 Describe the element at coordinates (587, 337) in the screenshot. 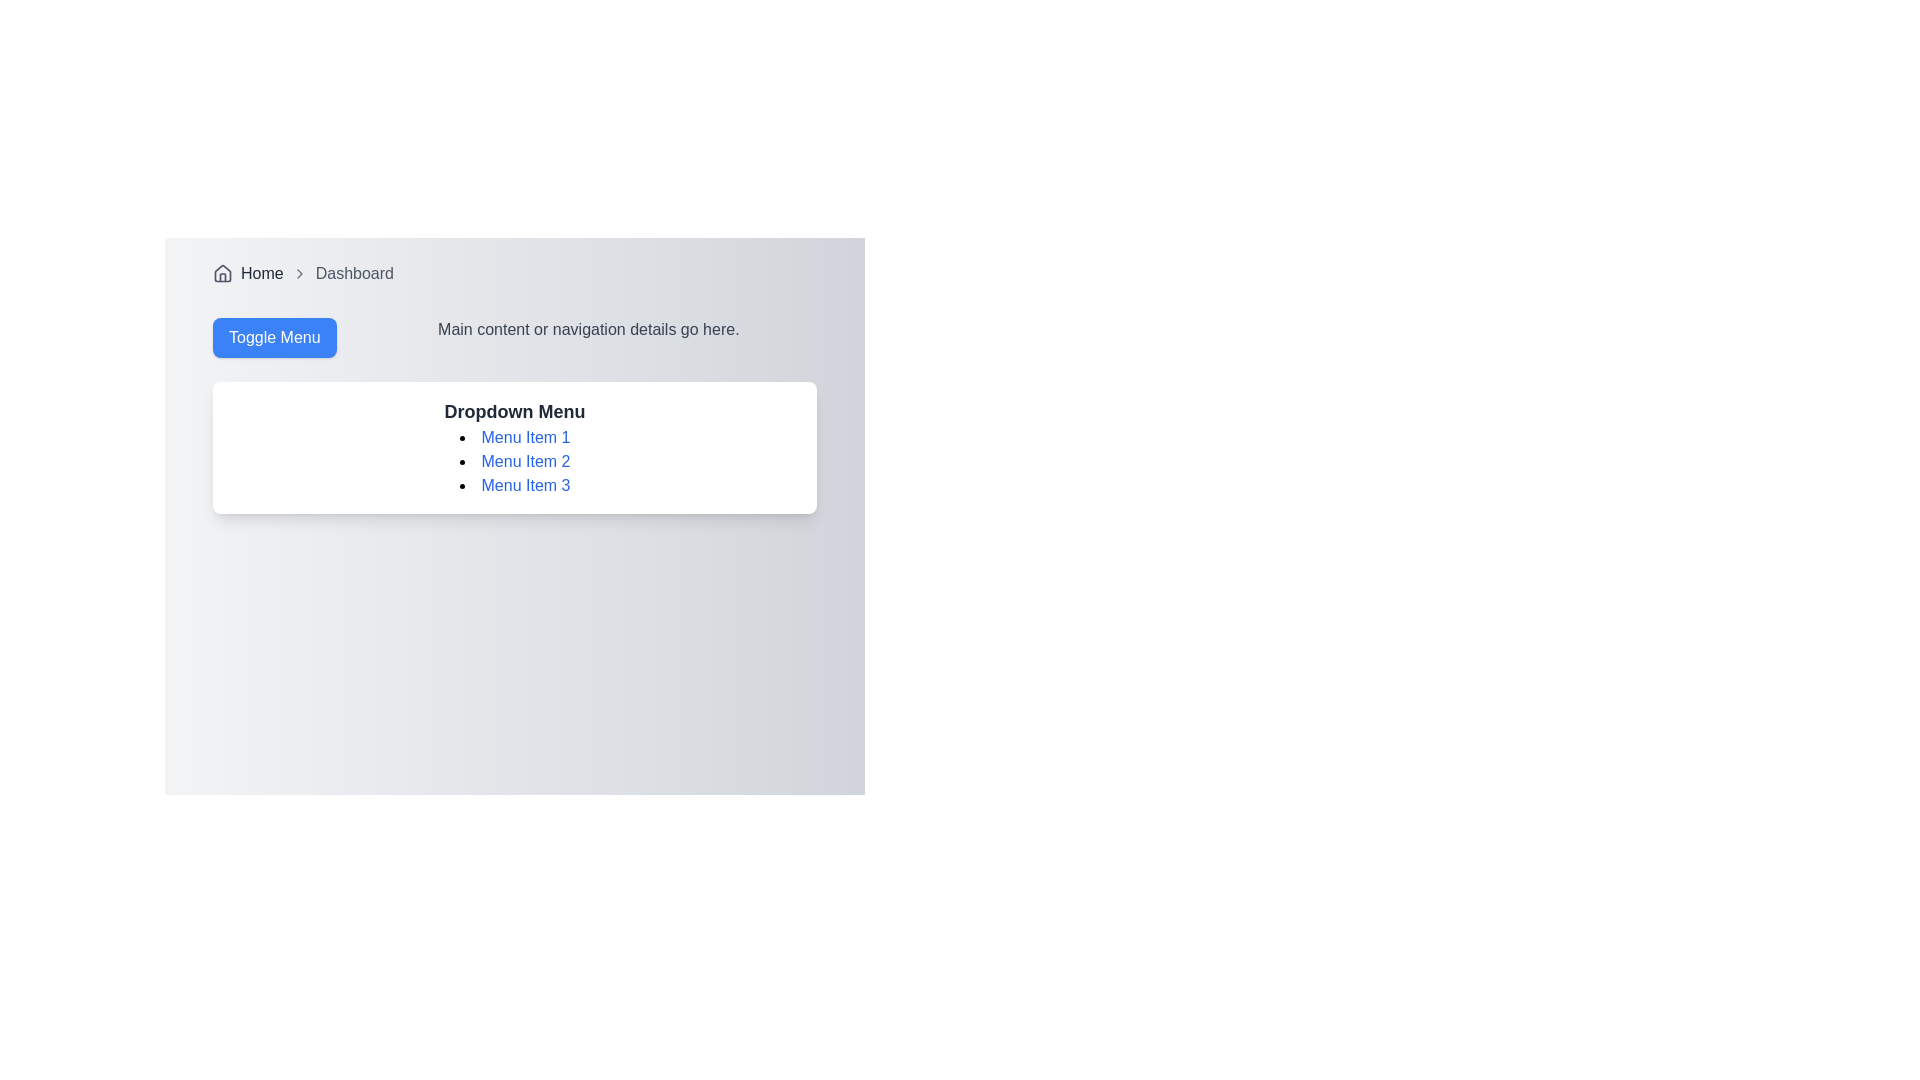

I see `the text display element located directly to the right of the 'Toggle Menu' button, which presents static informational content` at that location.